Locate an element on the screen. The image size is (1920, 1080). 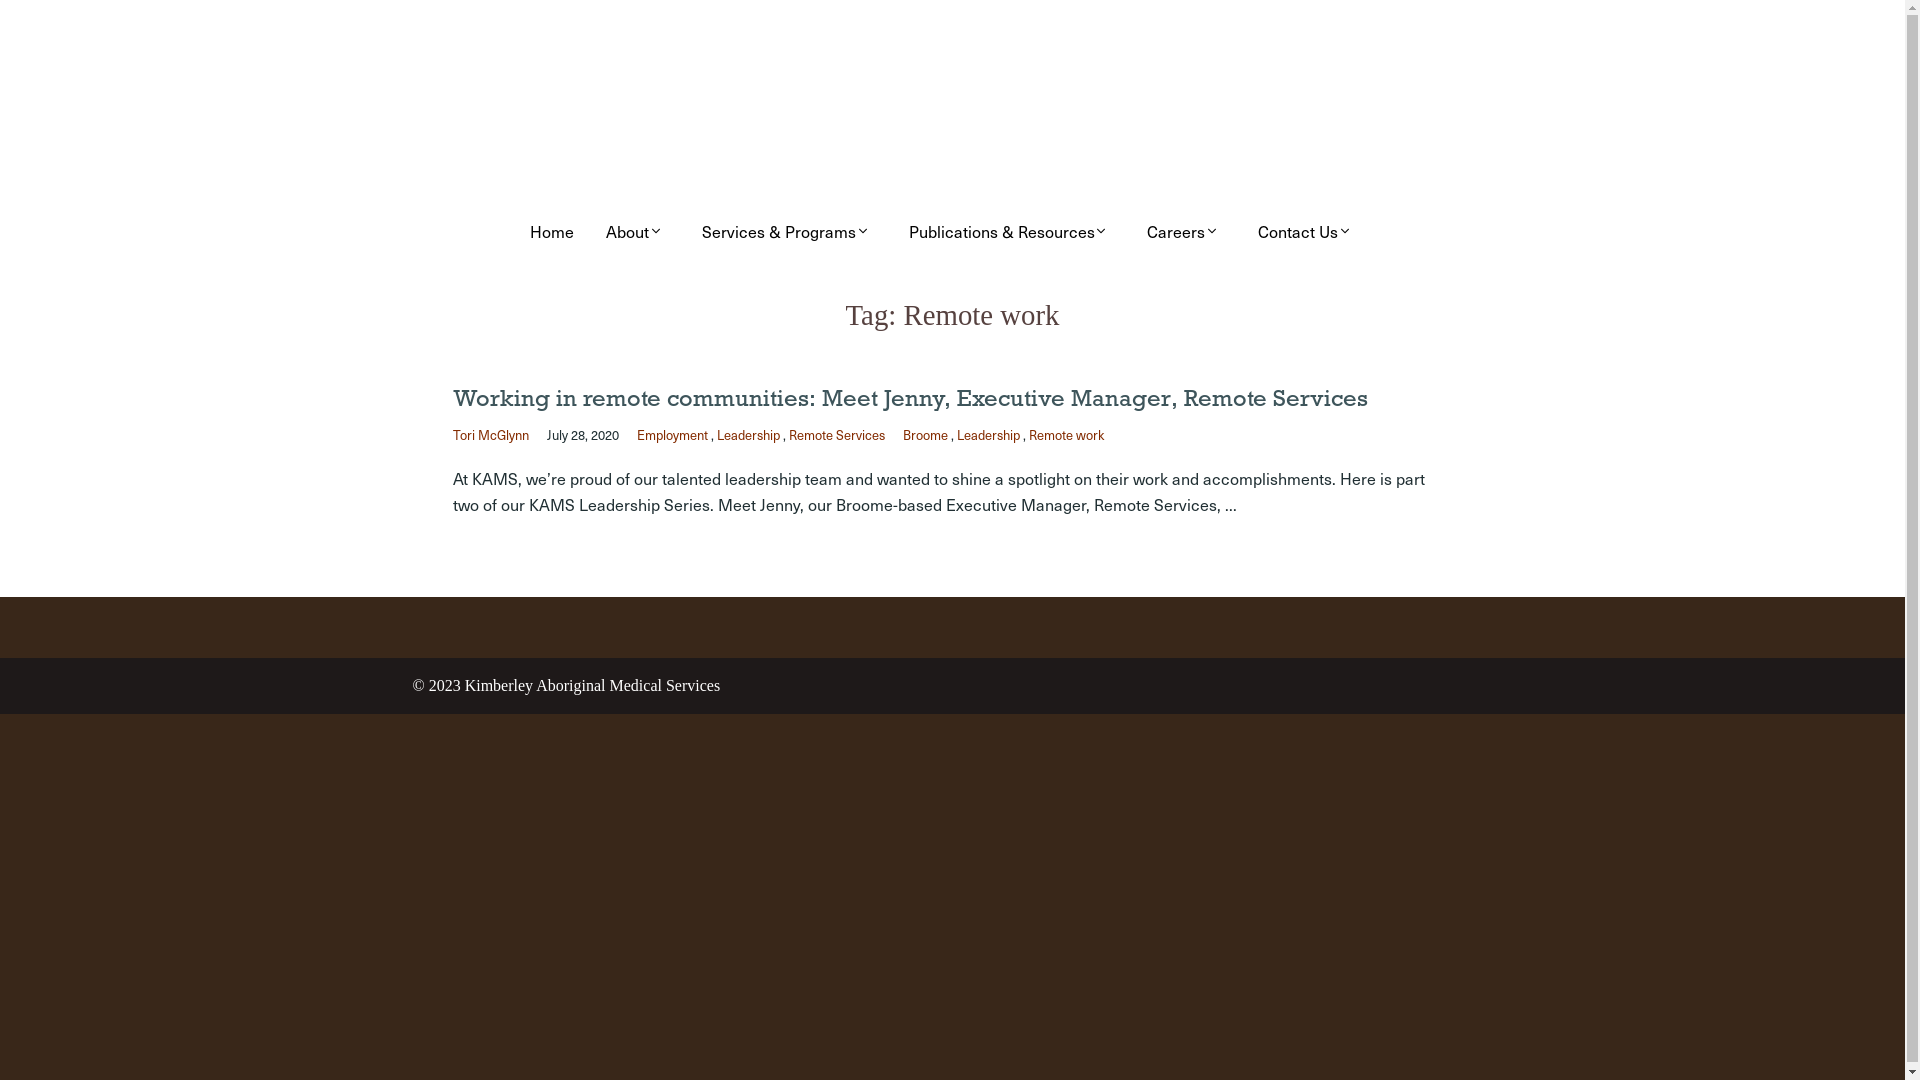
'Remote work' is located at coordinates (1064, 433).